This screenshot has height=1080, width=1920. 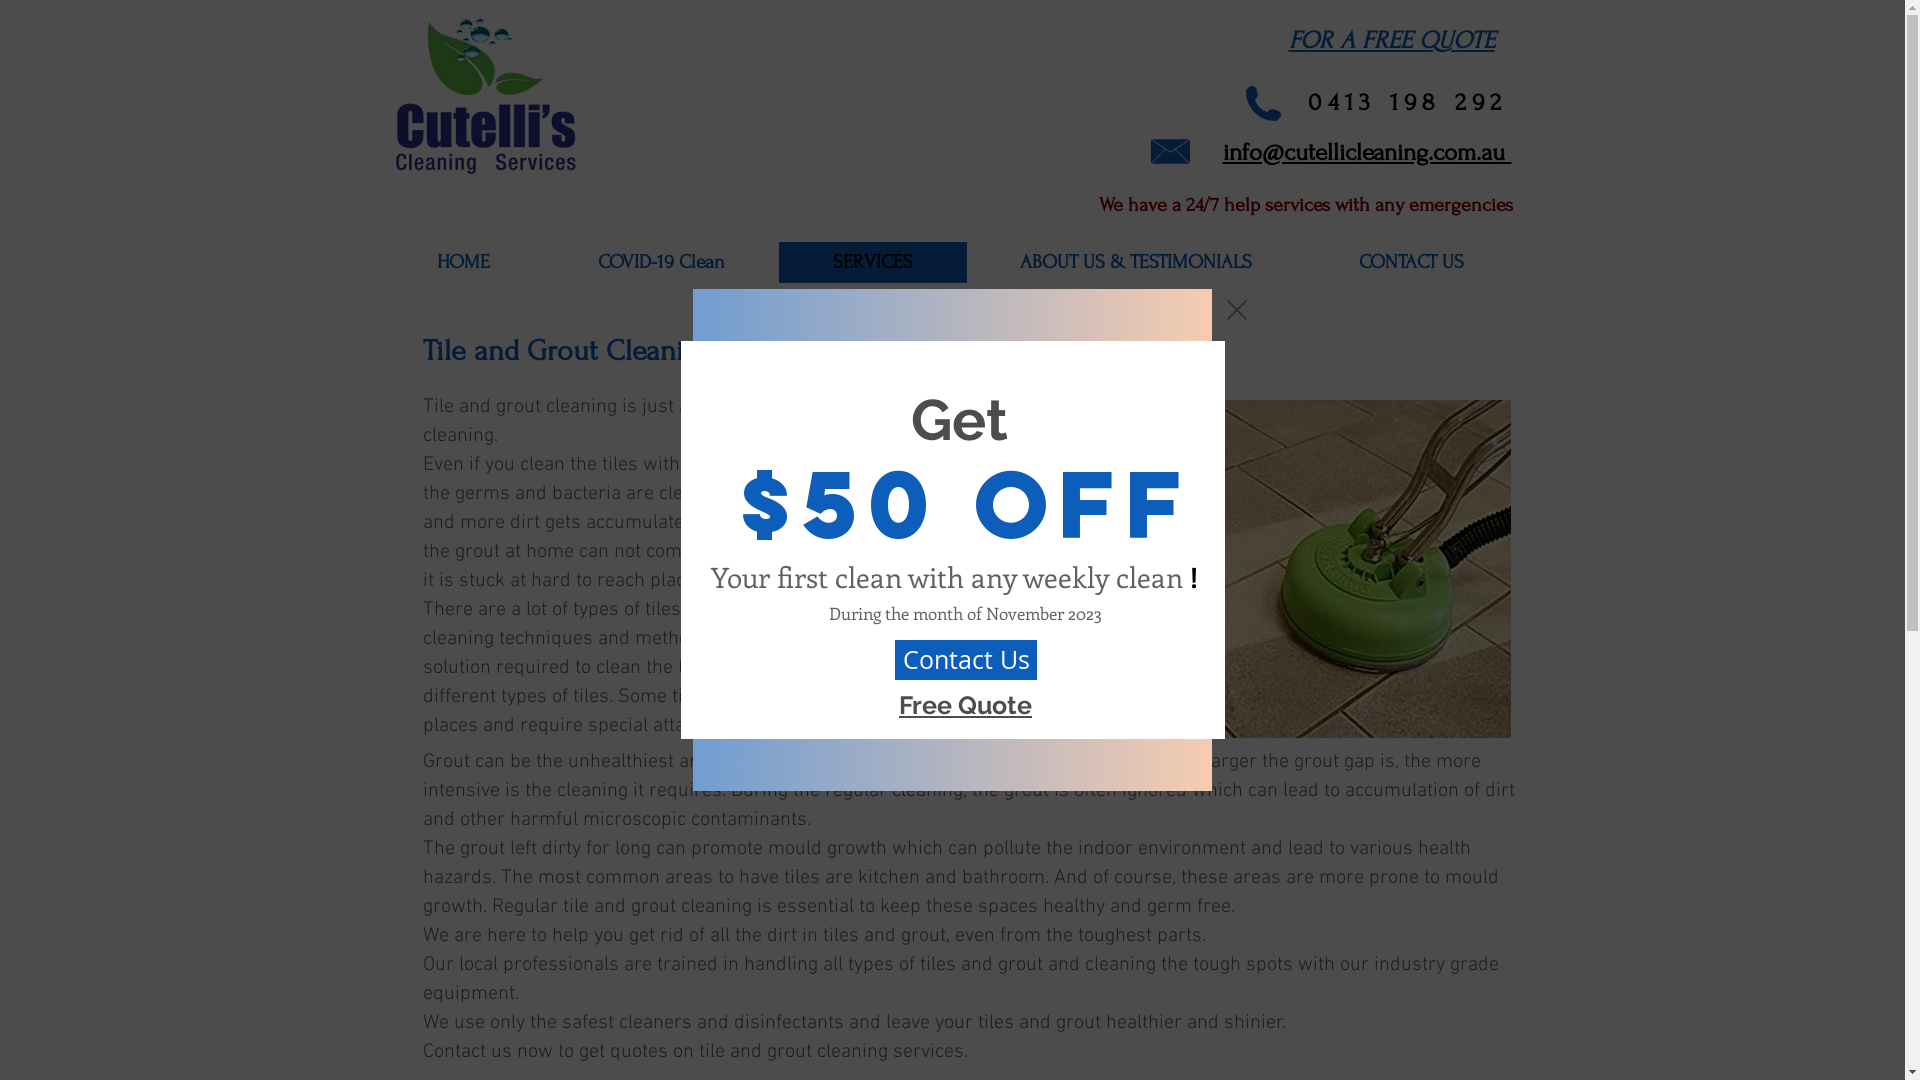 I want to click on 'HOME', so click(x=461, y=261).